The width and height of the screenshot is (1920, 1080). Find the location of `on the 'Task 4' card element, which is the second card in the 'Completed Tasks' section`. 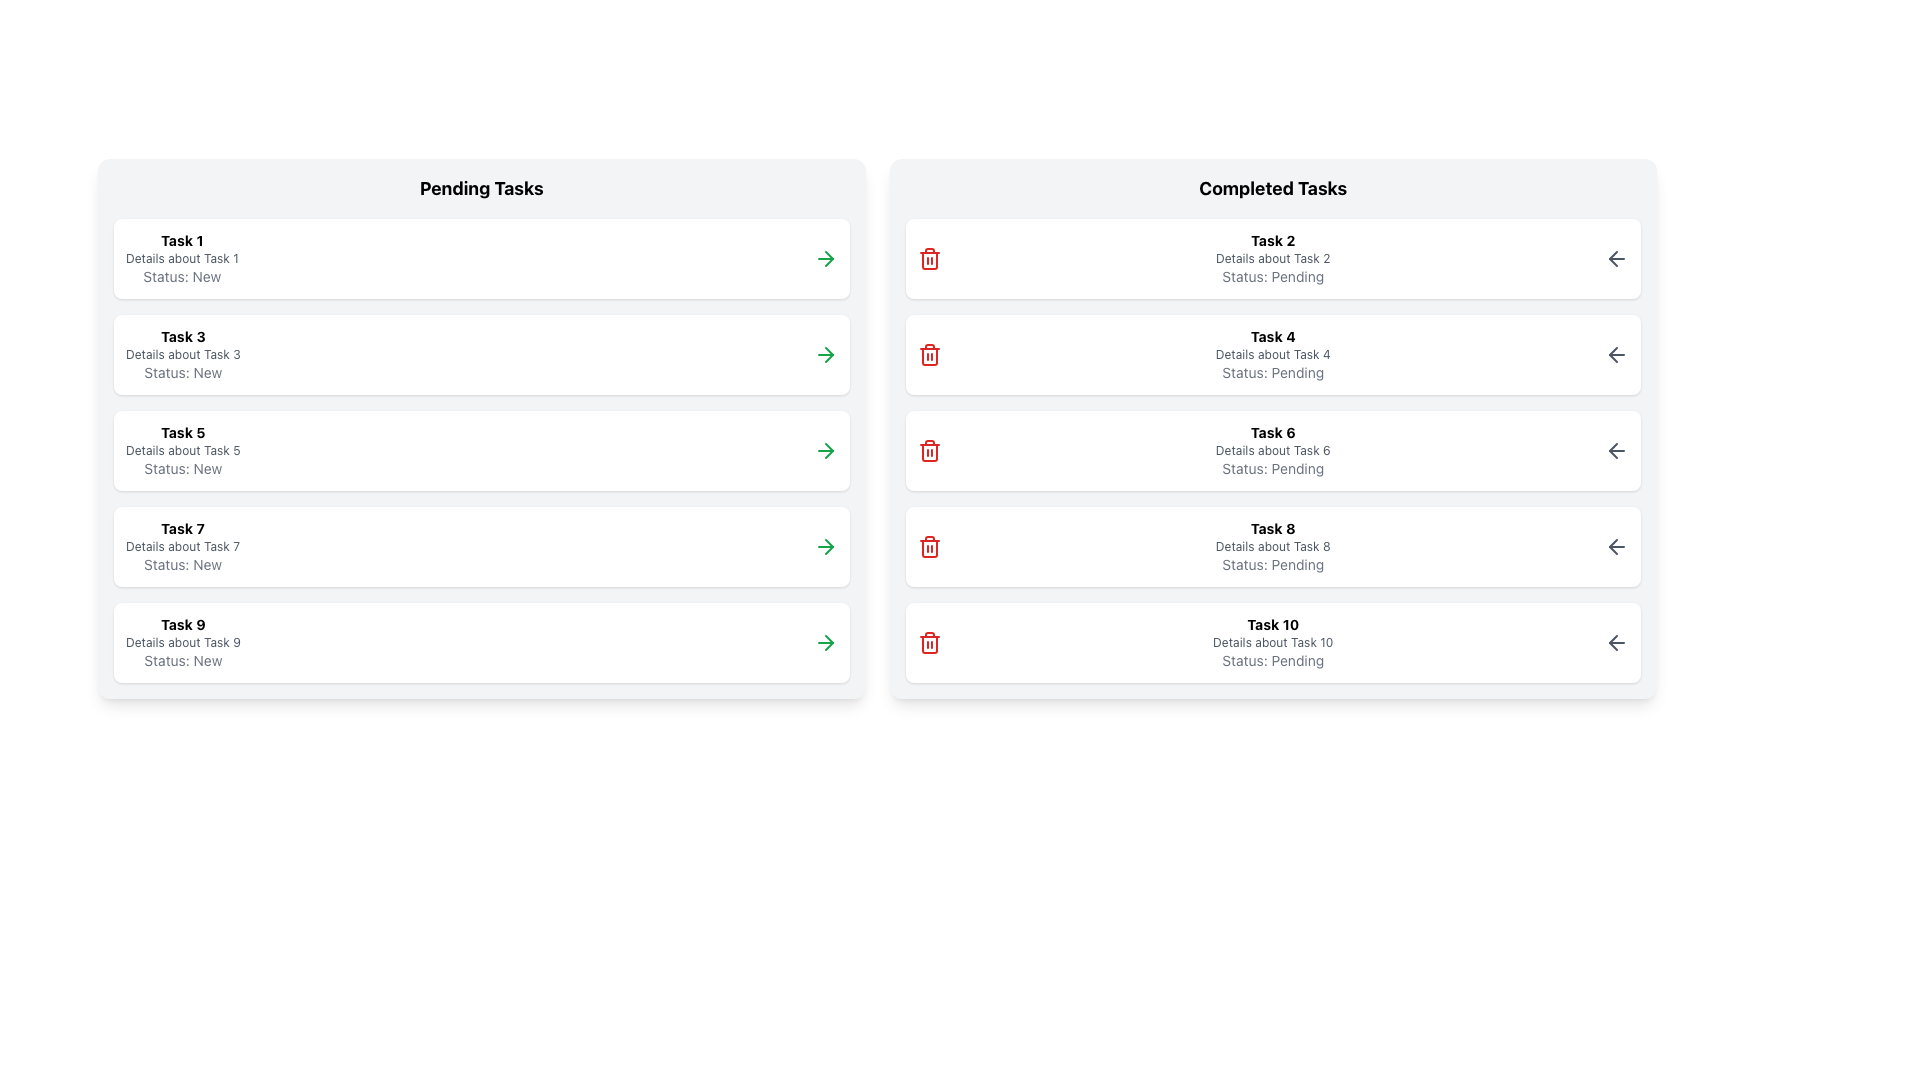

on the 'Task 4' card element, which is the second card in the 'Completed Tasks' section is located at coordinates (1272, 353).